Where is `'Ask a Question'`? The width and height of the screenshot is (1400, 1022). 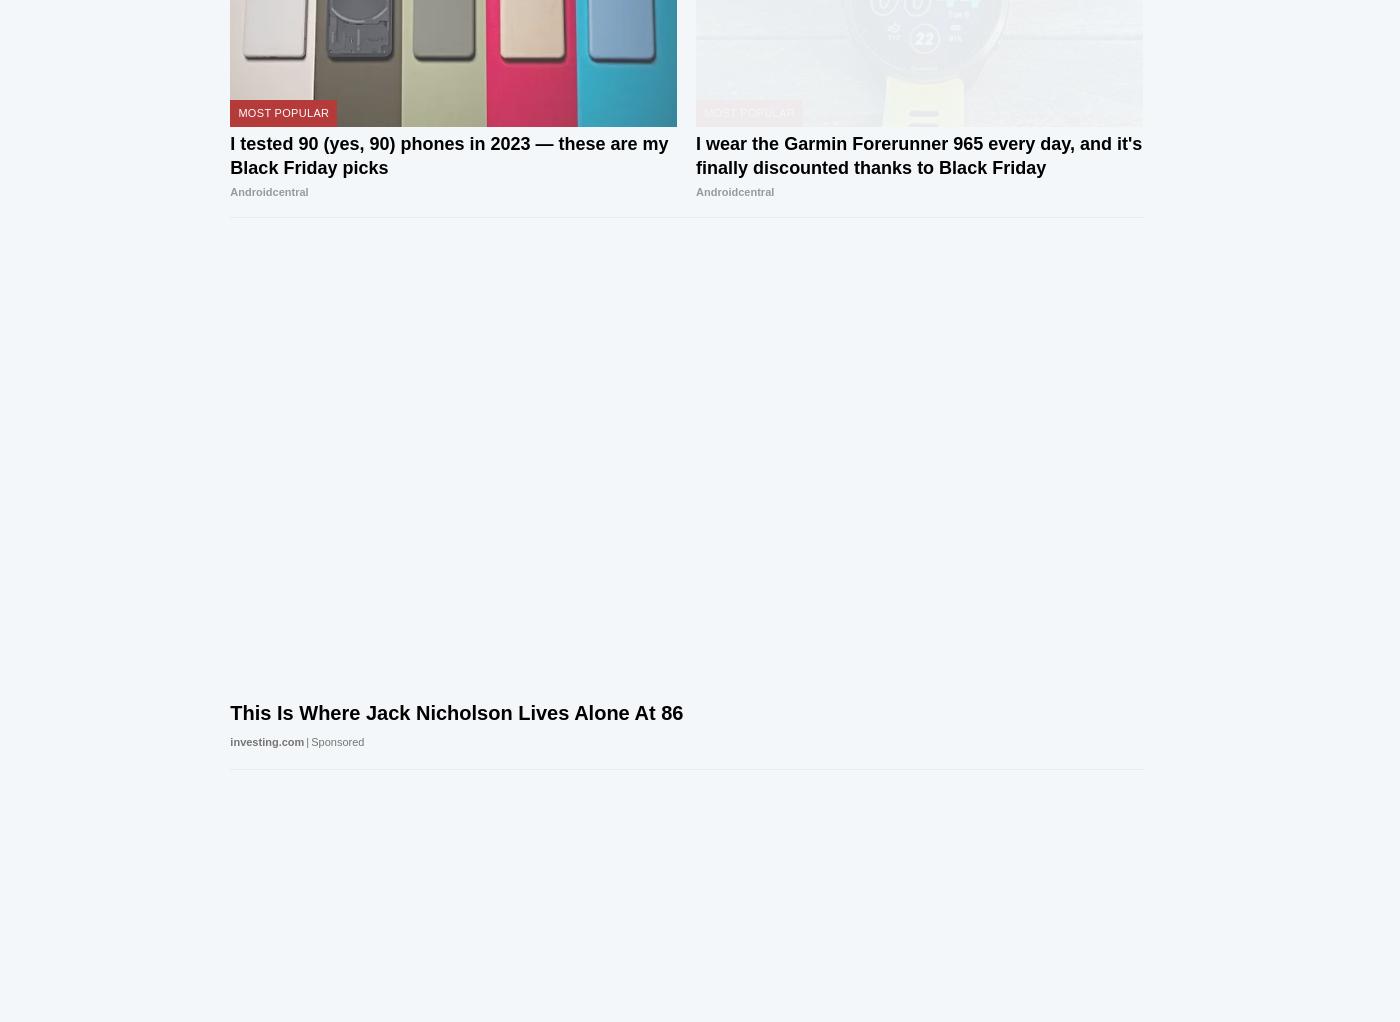 'Ask a Question' is located at coordinates (566, 753).